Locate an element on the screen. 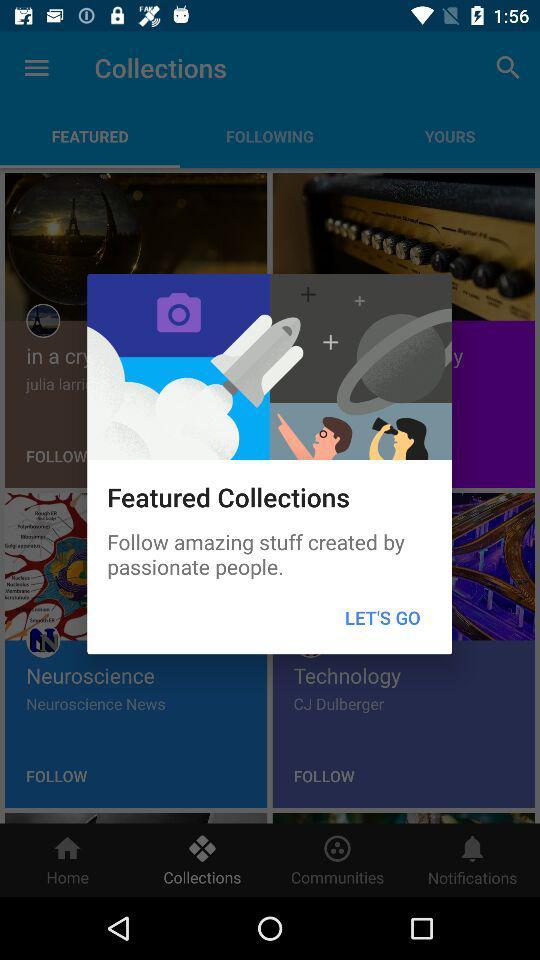 The width and height of the screenshot is (540, 960). the let's go on the right is located at coordinates (382, 616).